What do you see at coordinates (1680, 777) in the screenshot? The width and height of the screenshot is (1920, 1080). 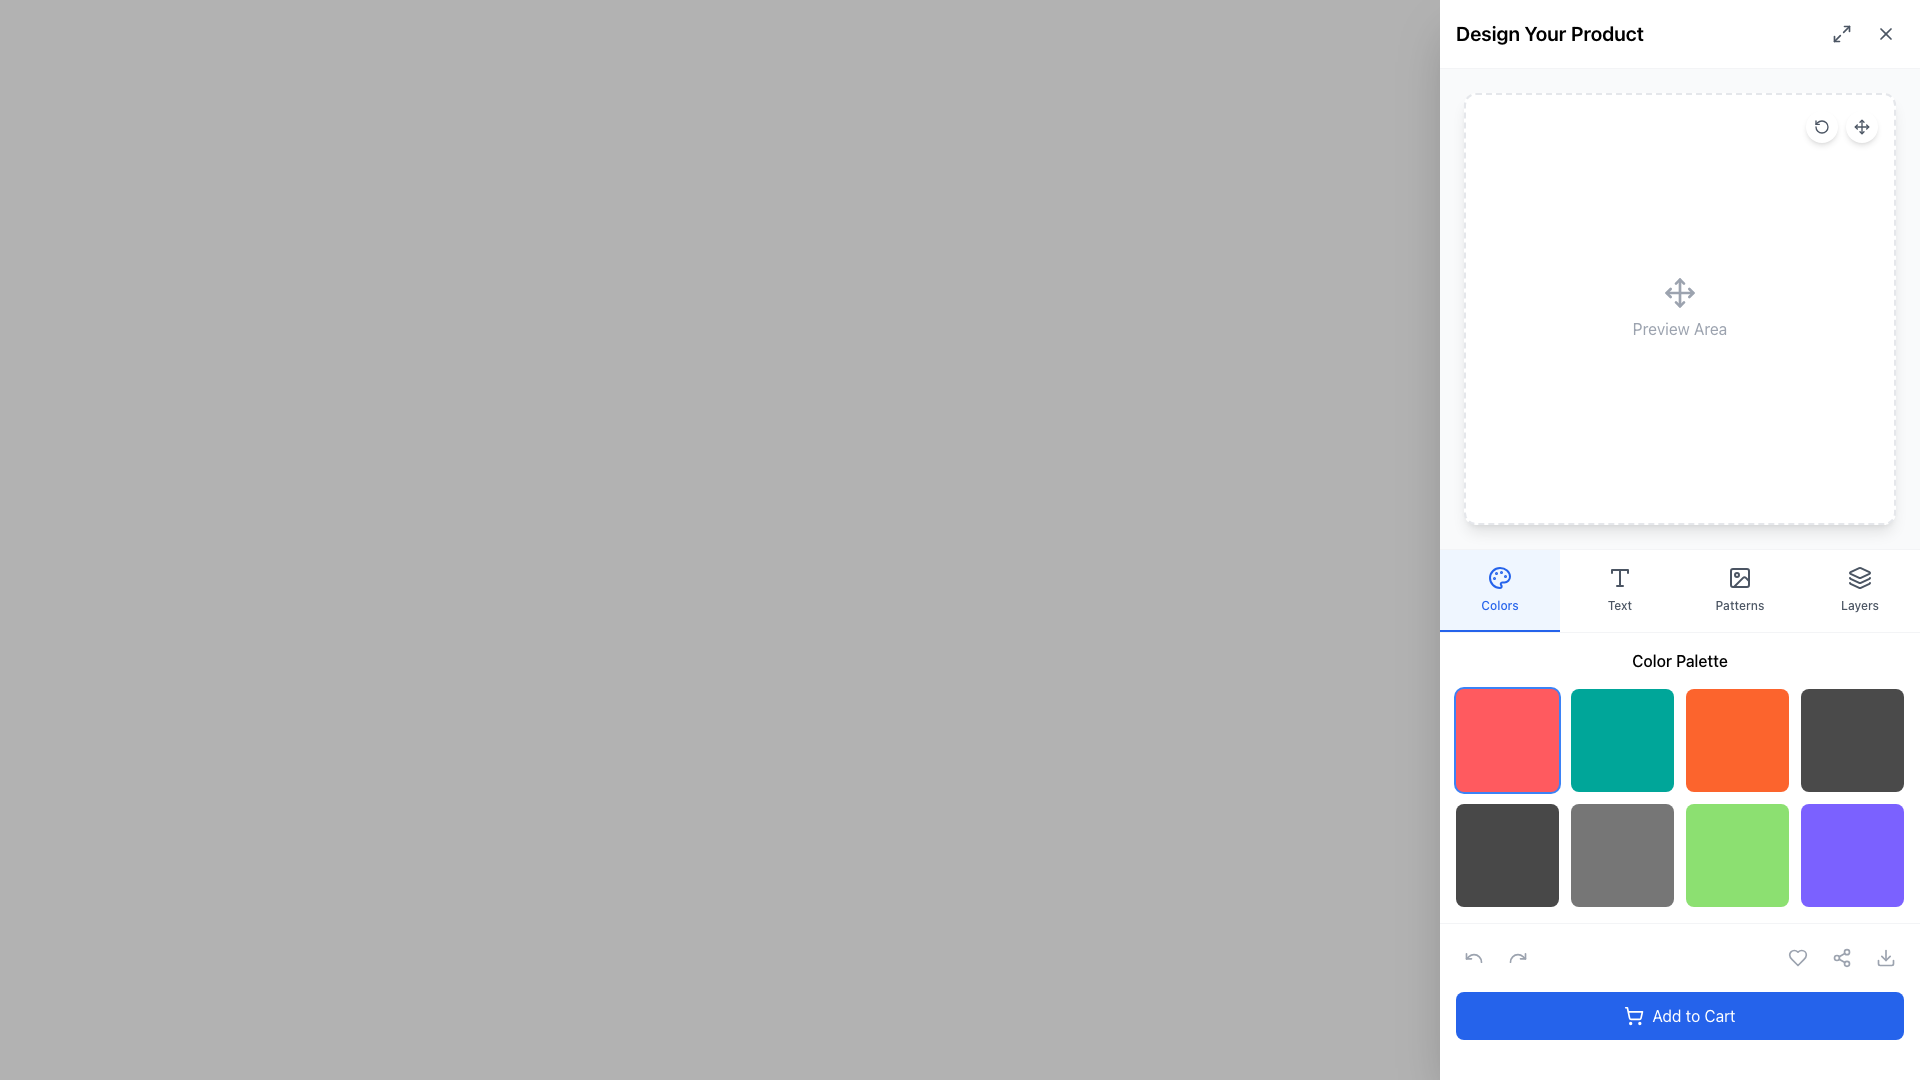 I see `the 'Design Your Product' title in the sidebar, which is located below the 'Preview Area' section and navigation tabs` at bounding box center [1680, 777].